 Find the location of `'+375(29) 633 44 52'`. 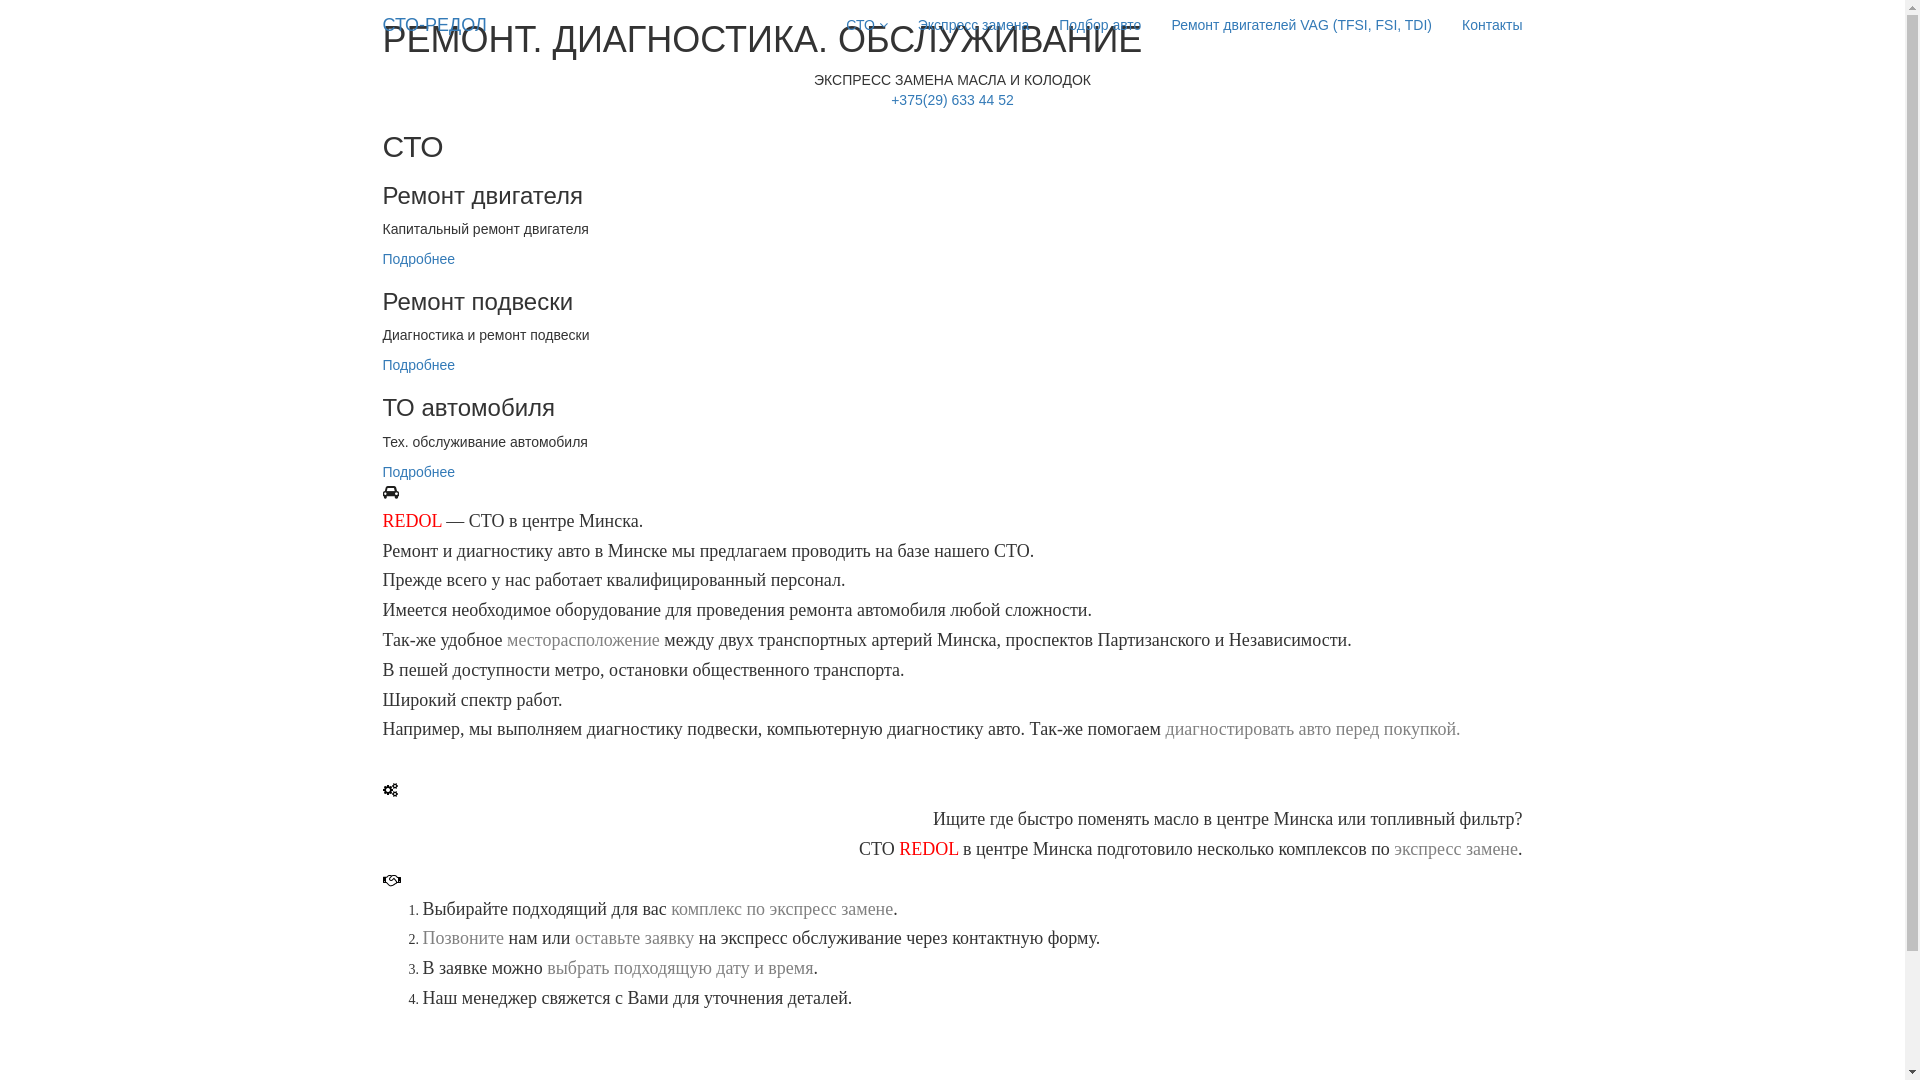

'+375(29) 633 44 52' is located at coordinates (951, 100).